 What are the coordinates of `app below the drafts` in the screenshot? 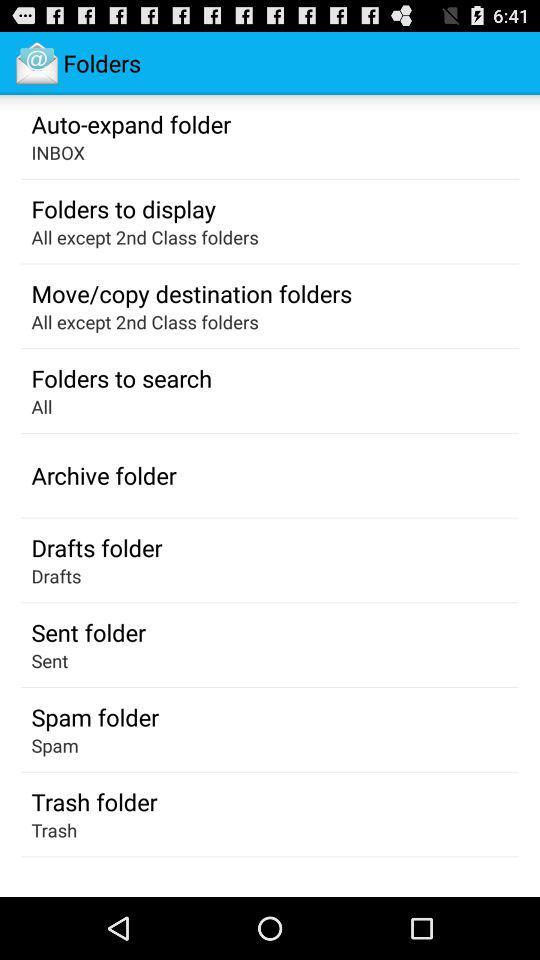 It's located at (87, 631).